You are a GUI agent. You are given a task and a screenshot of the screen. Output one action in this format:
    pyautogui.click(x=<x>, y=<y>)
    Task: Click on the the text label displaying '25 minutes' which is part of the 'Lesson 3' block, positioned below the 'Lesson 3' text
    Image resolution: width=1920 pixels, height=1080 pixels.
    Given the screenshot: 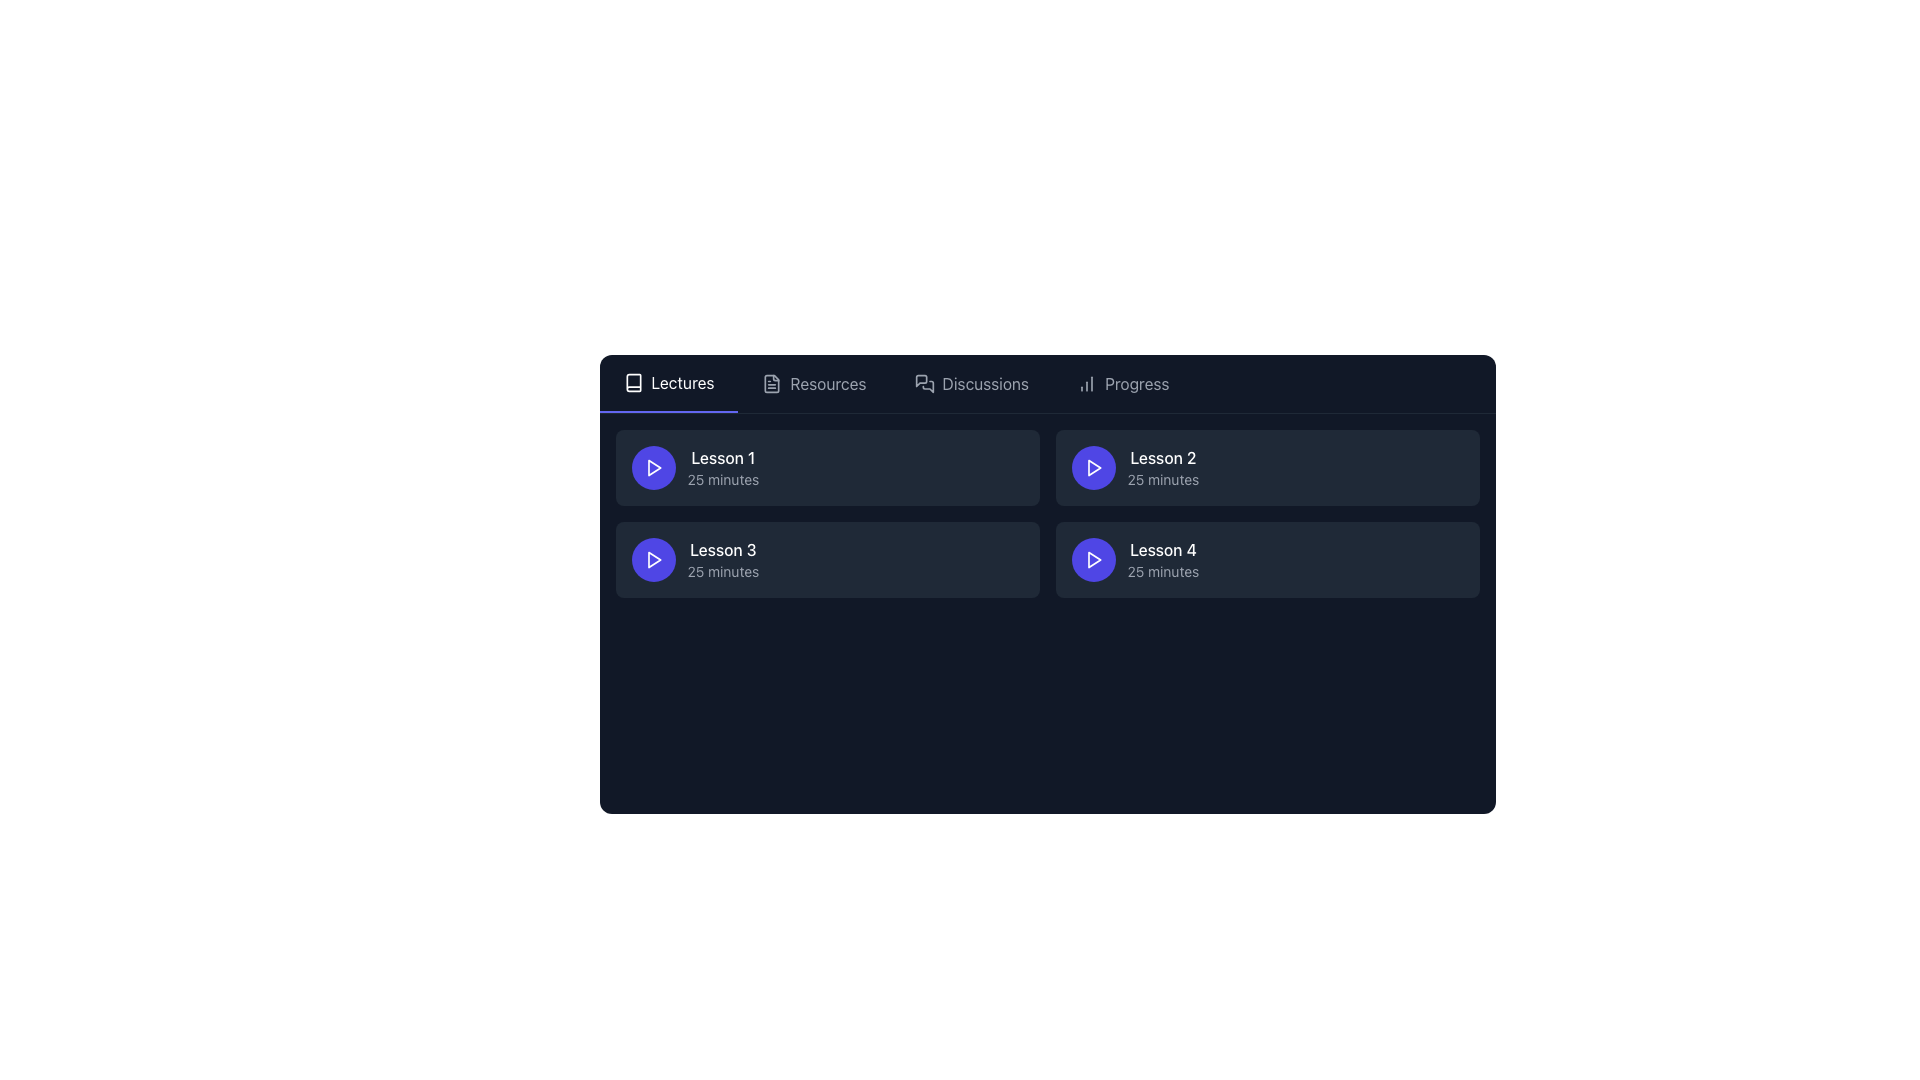 What is the action you would take?
    pyautogui.click(x=722, y=571)
    